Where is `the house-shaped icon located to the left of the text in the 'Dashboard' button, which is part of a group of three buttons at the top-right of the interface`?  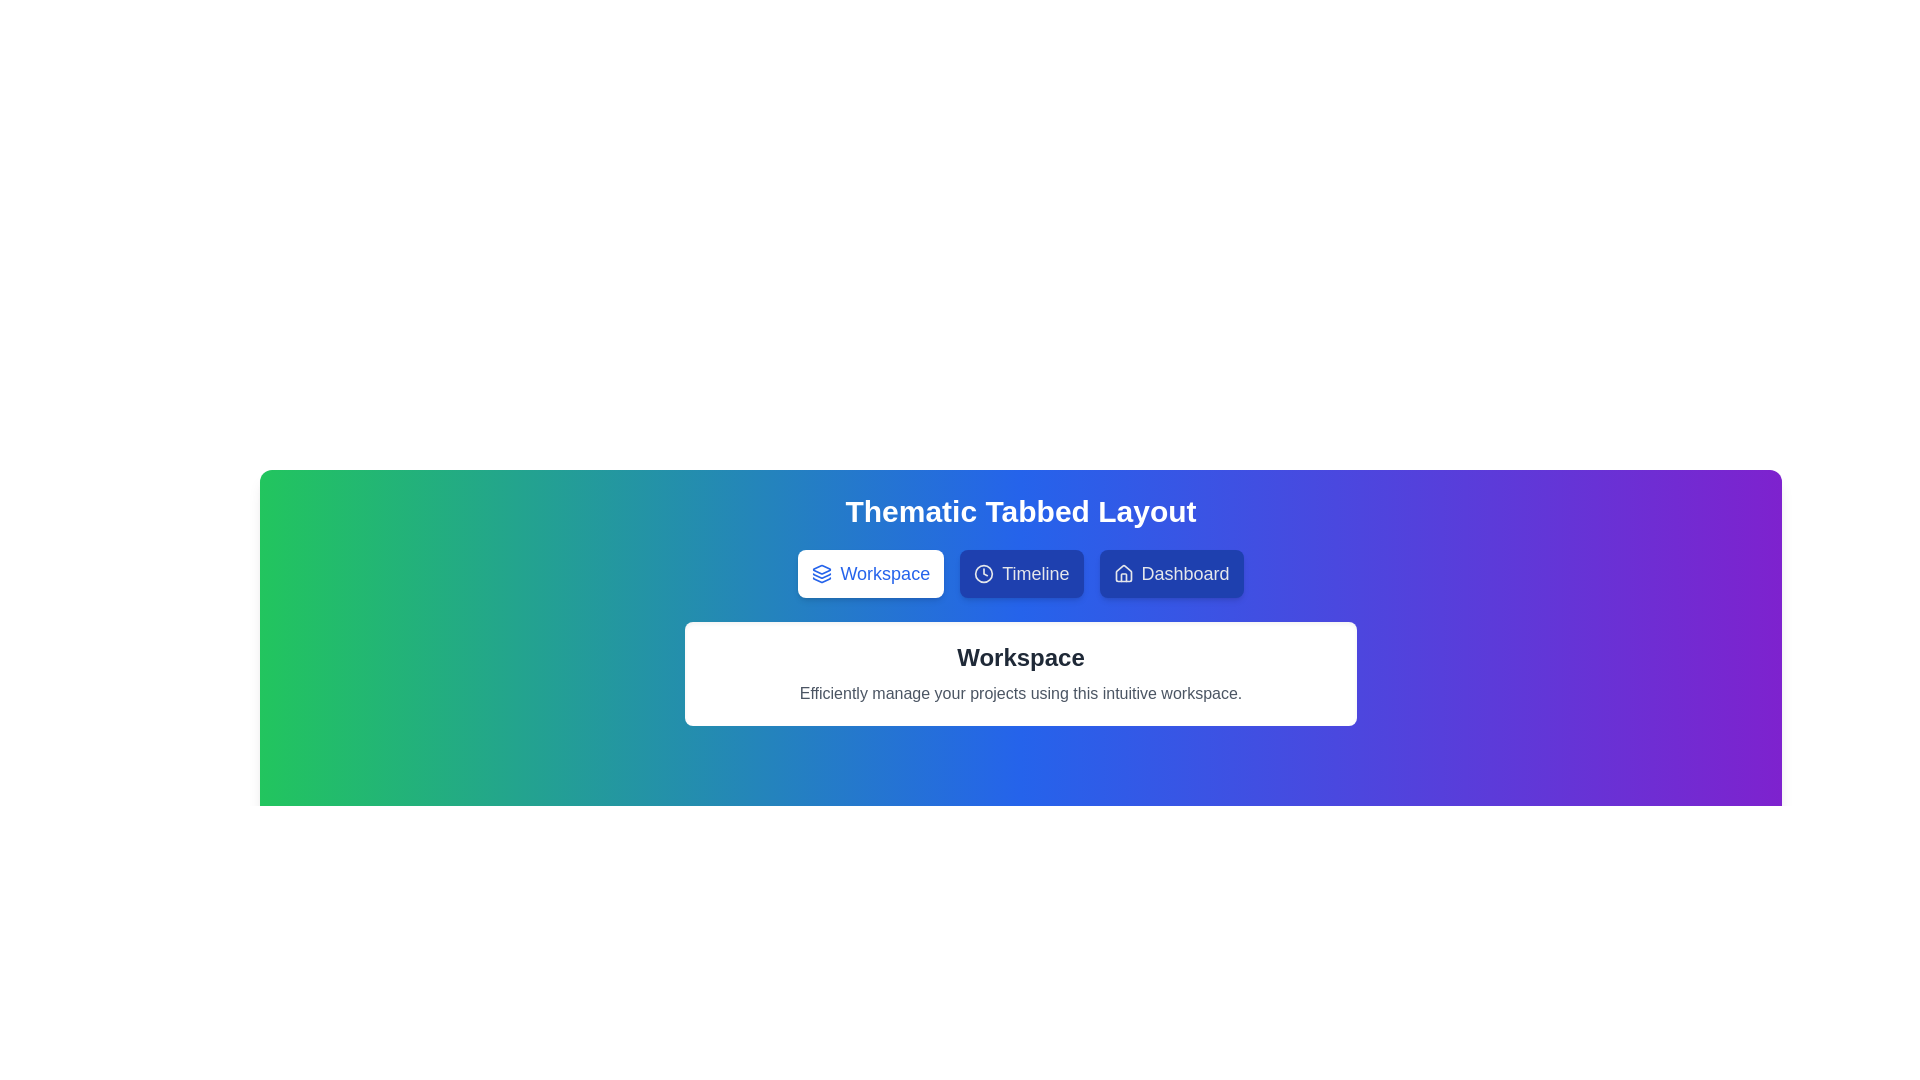
the house-shaped icon located to the left of the text in the 'Dashboard' button, which is part of a group of three buttons at the top-right of the interface is located at coordinates (1123, 574).